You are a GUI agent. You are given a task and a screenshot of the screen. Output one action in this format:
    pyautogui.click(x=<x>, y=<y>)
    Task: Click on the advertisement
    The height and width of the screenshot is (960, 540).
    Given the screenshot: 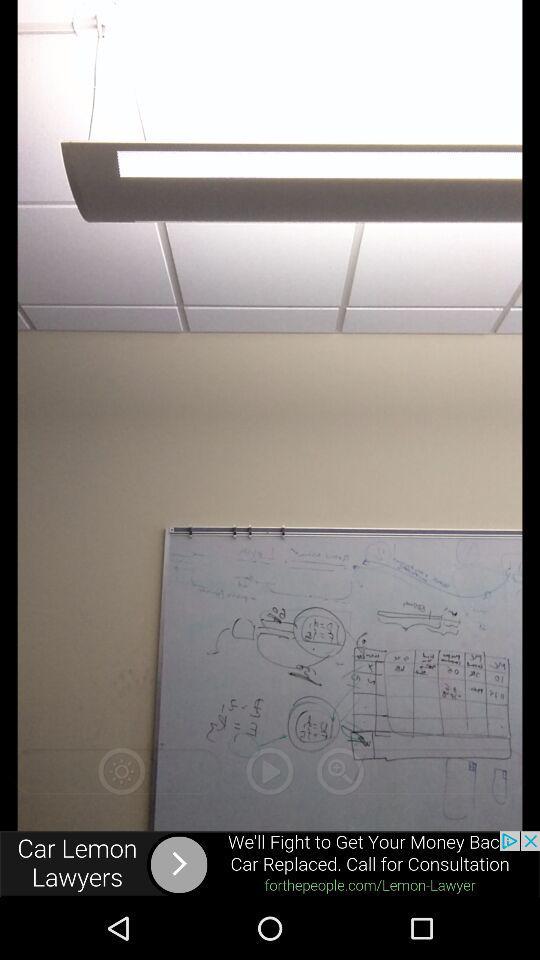 What is the action you would take?
    pyautogui.click(x=270, y=863)
    